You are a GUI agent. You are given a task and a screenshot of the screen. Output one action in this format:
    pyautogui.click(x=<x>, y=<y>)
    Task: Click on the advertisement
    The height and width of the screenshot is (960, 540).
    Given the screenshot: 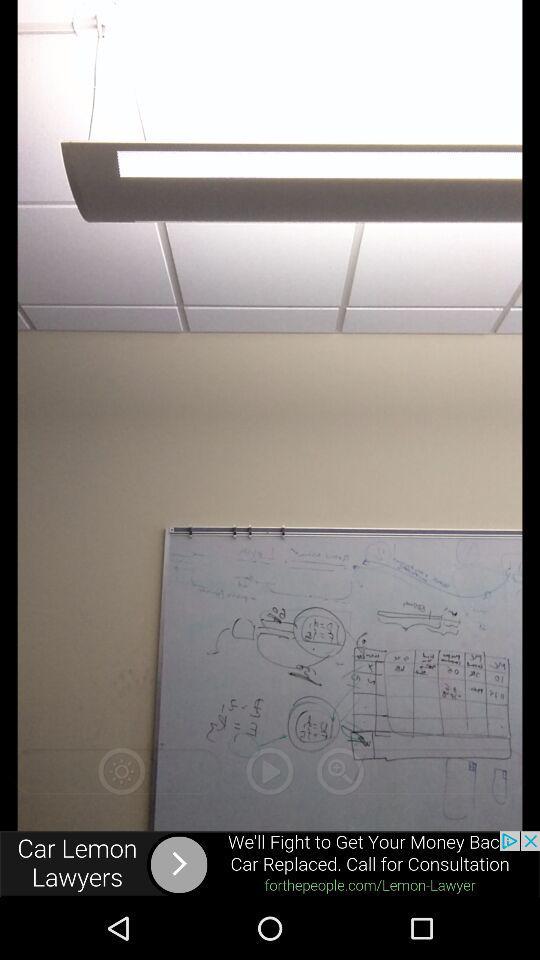 What is the action you would take?
    pyautogui.click(x=270, y=863)
    